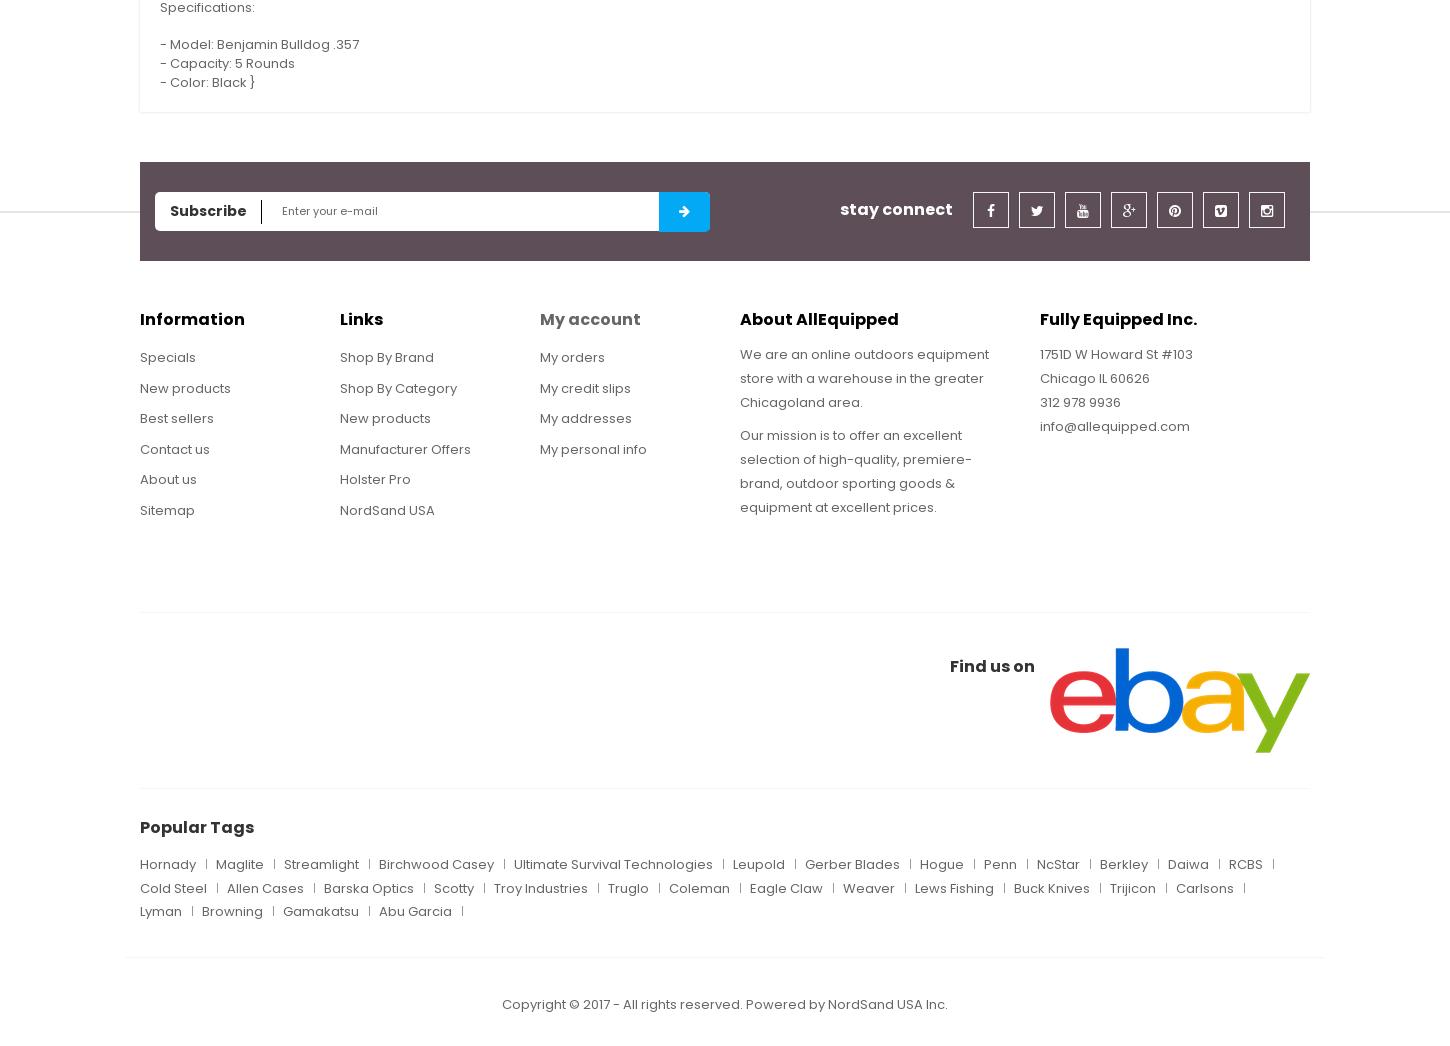  I want to click on 'Lews Fishing', so click(953, 886).